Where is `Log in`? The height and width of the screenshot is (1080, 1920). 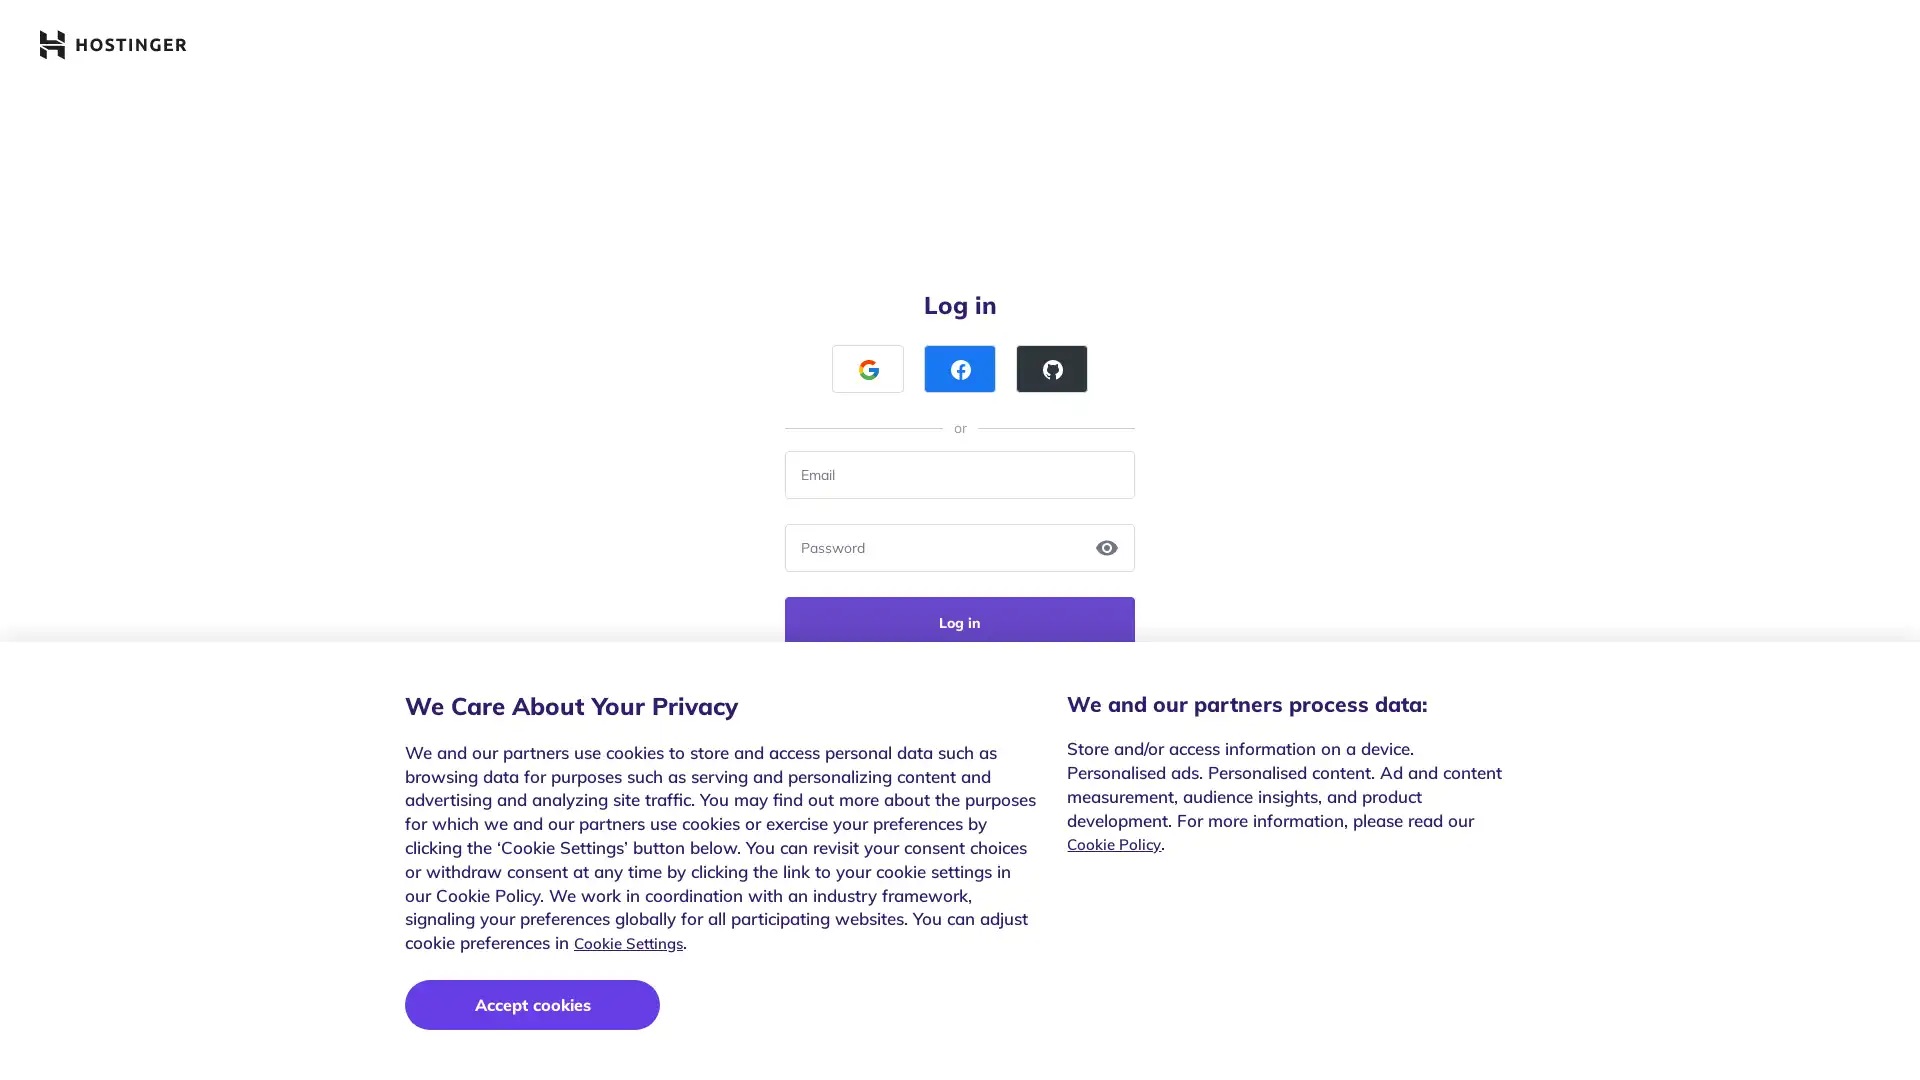 Log in is located at coordinates (960, 621).